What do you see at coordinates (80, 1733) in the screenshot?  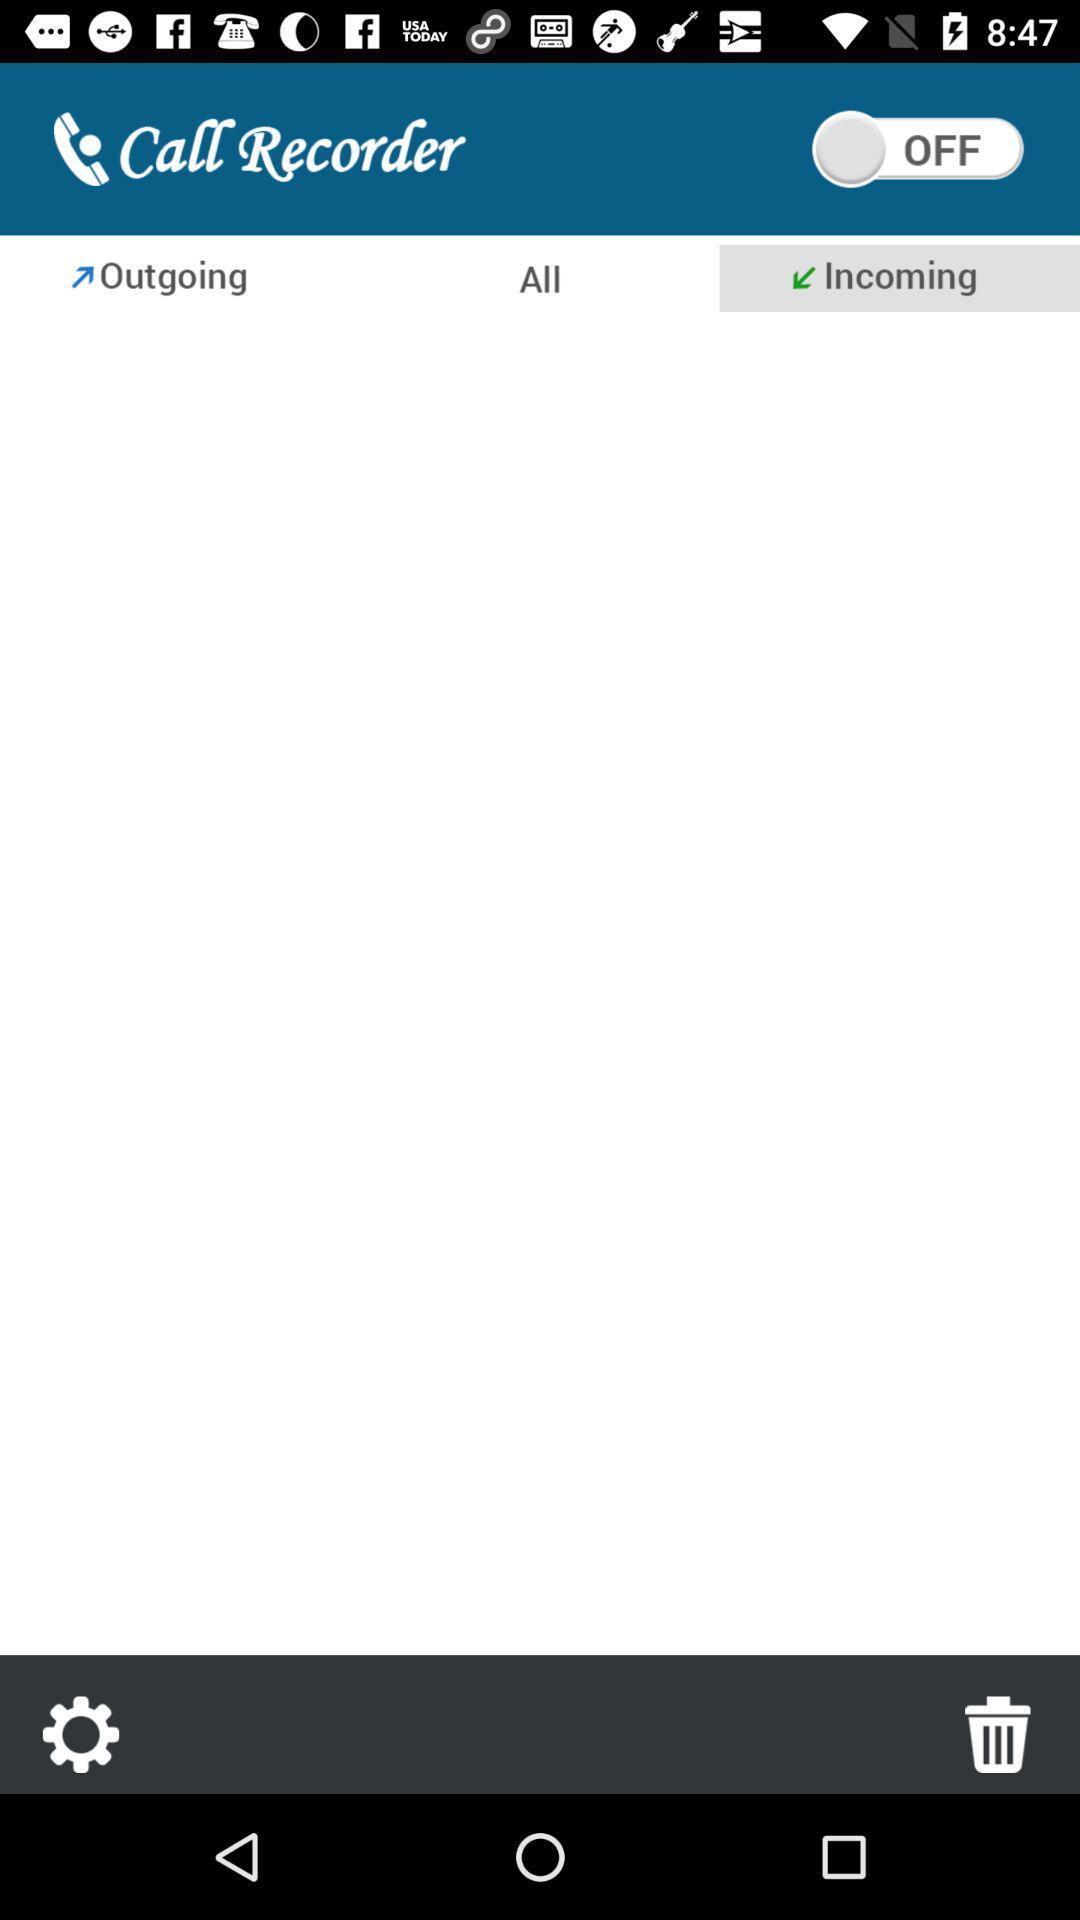 I see `settings` at bounding box center [80, 1733].